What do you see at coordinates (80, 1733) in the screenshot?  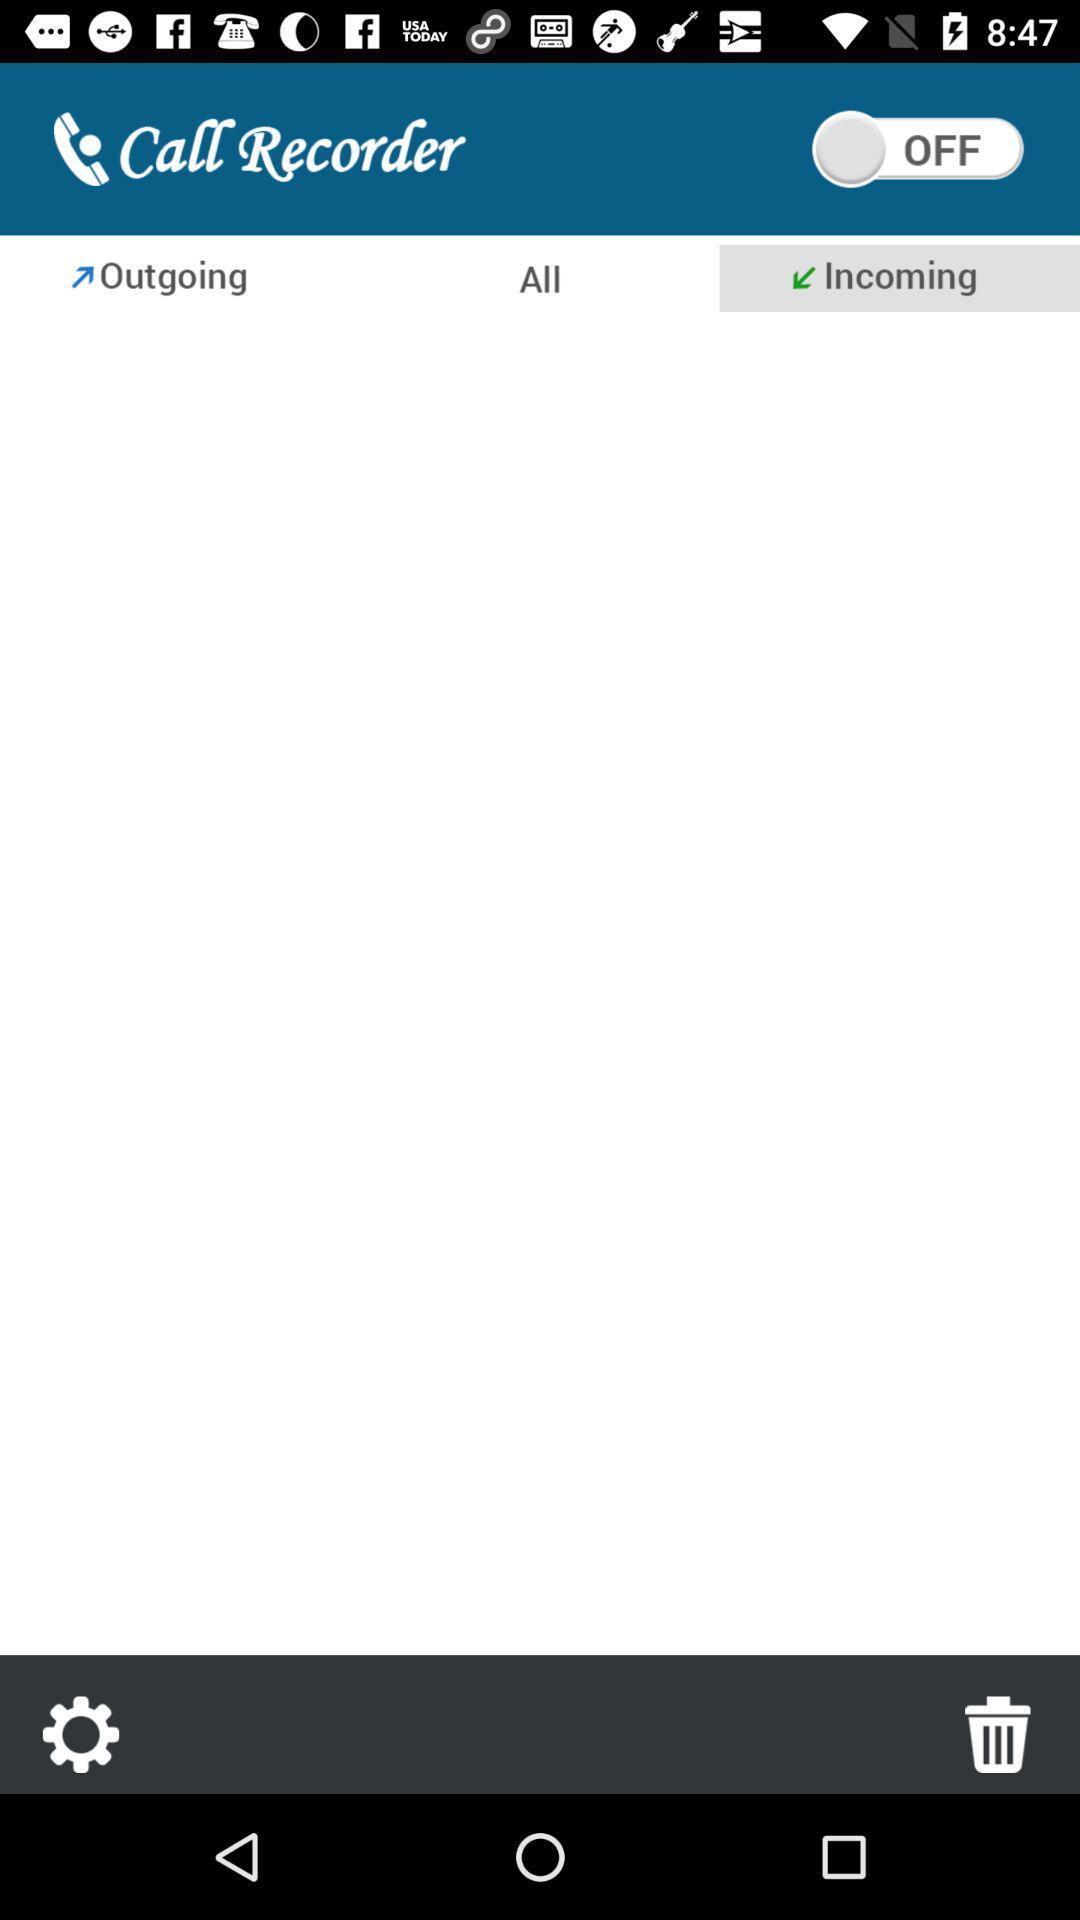 I see `settings` at bounding box center [80, 1733].